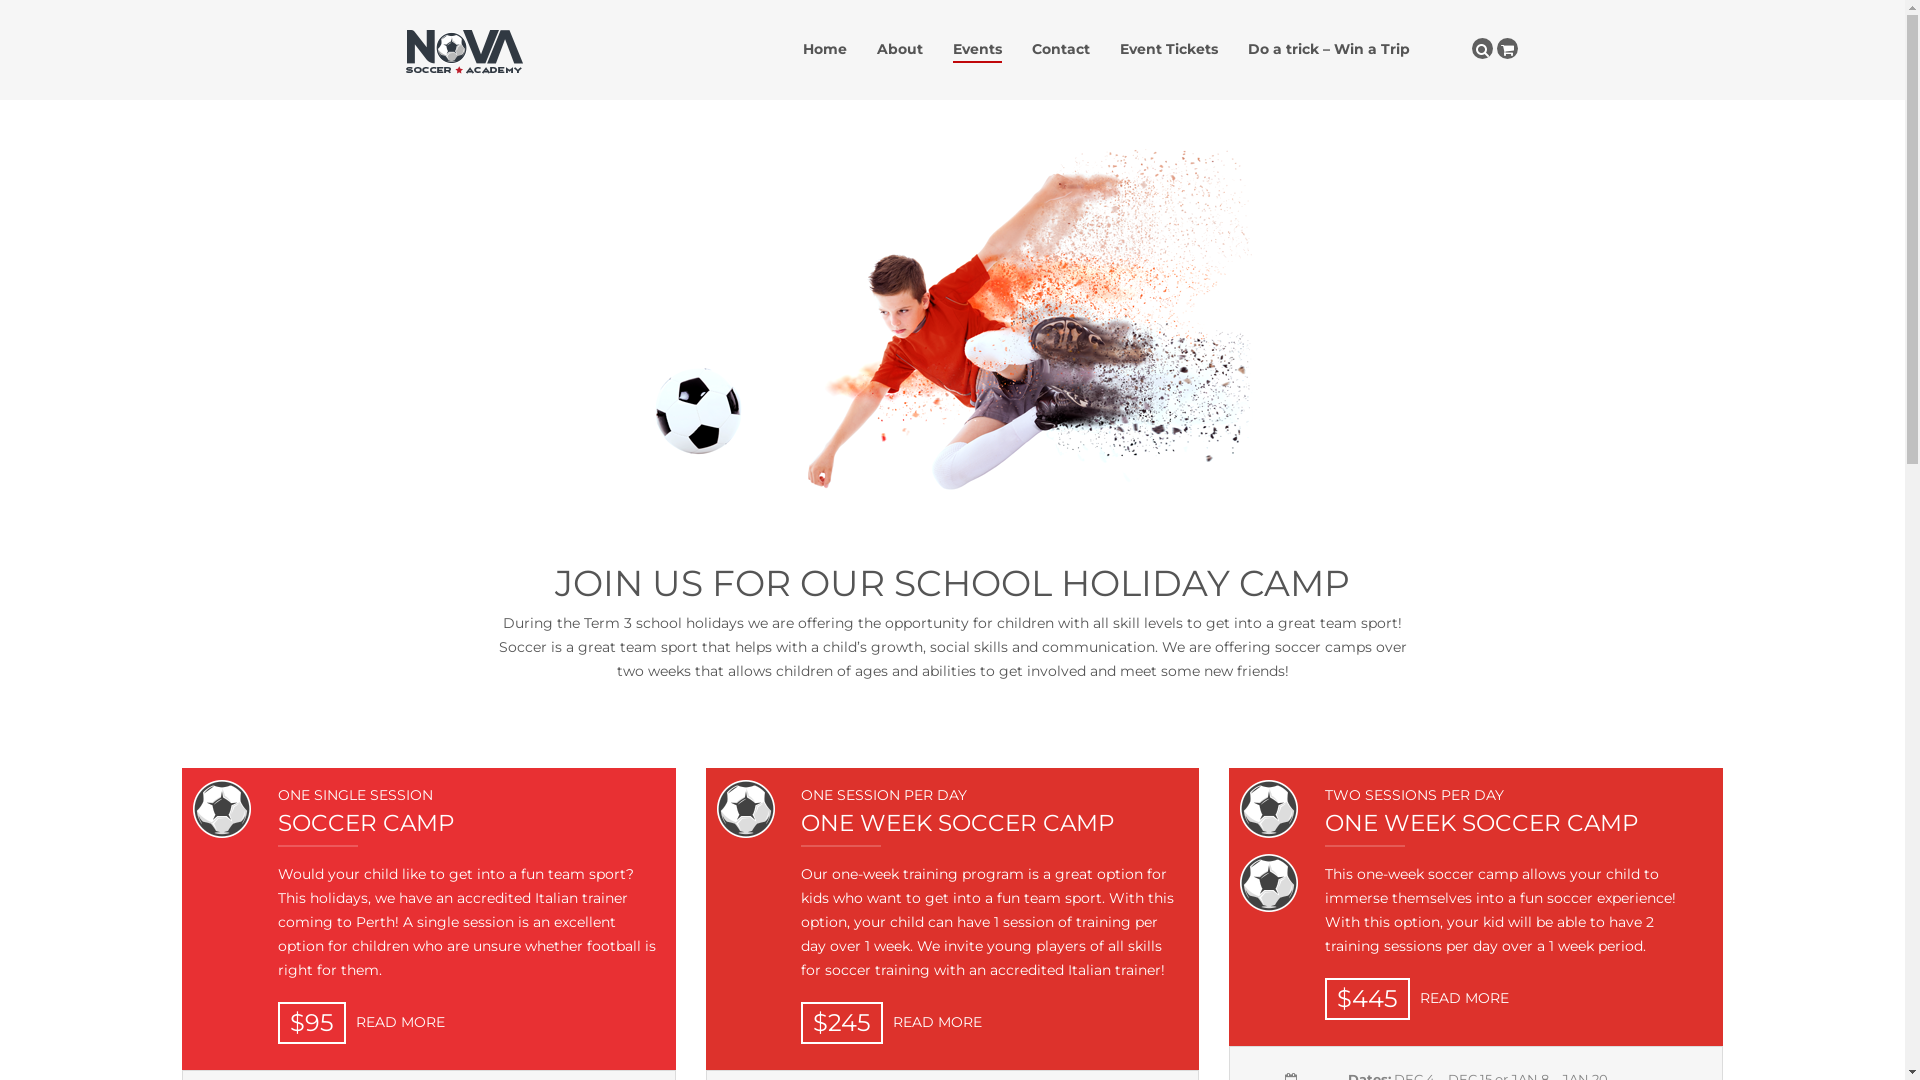 This screenshot has width=1920, height=1080. Describe the element at coordinates (1169, 48) in the screenshot. I see `'Event Tickets'` at that location.